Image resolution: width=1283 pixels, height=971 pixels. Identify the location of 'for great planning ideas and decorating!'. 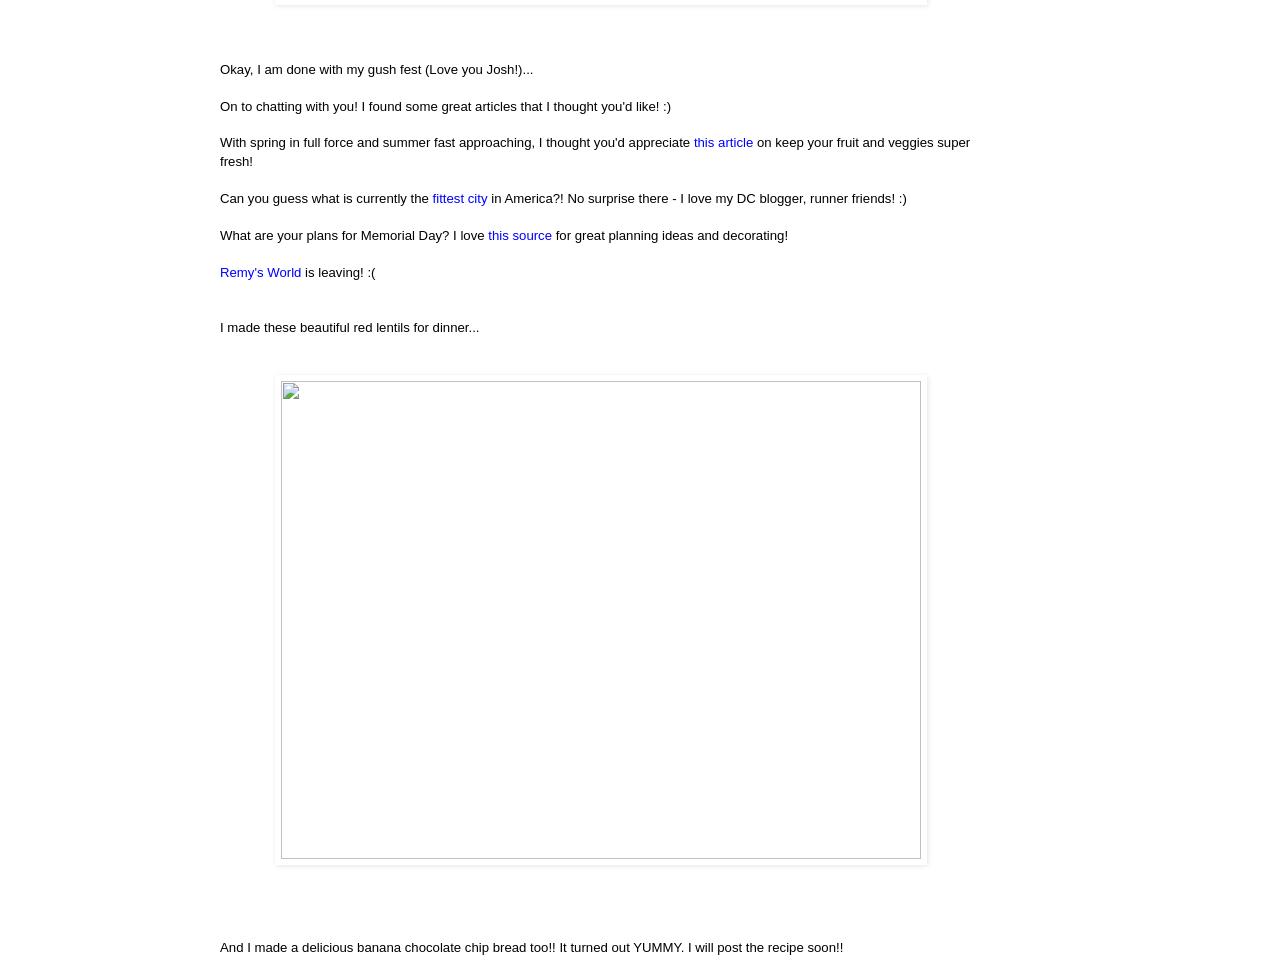
(668, 234).